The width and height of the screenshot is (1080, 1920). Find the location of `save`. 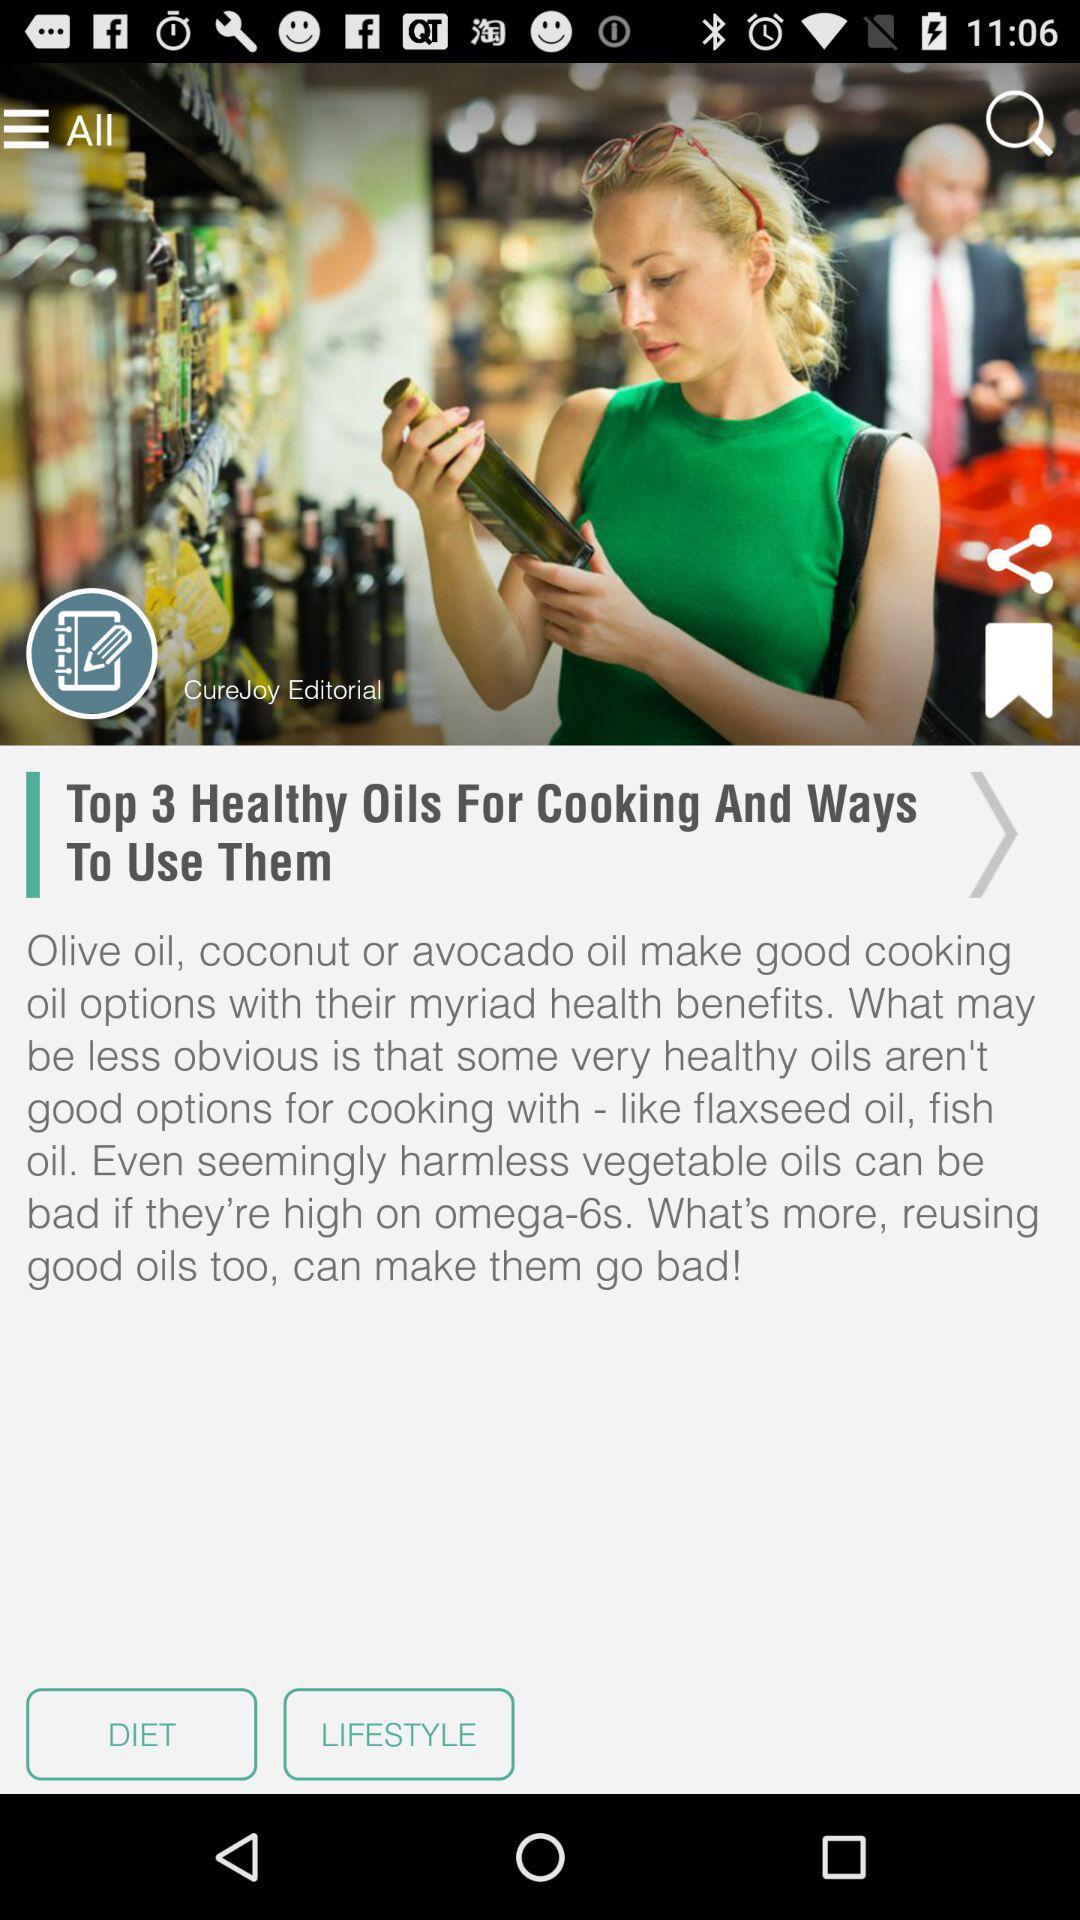

save is located at coordinates (1019, 670).